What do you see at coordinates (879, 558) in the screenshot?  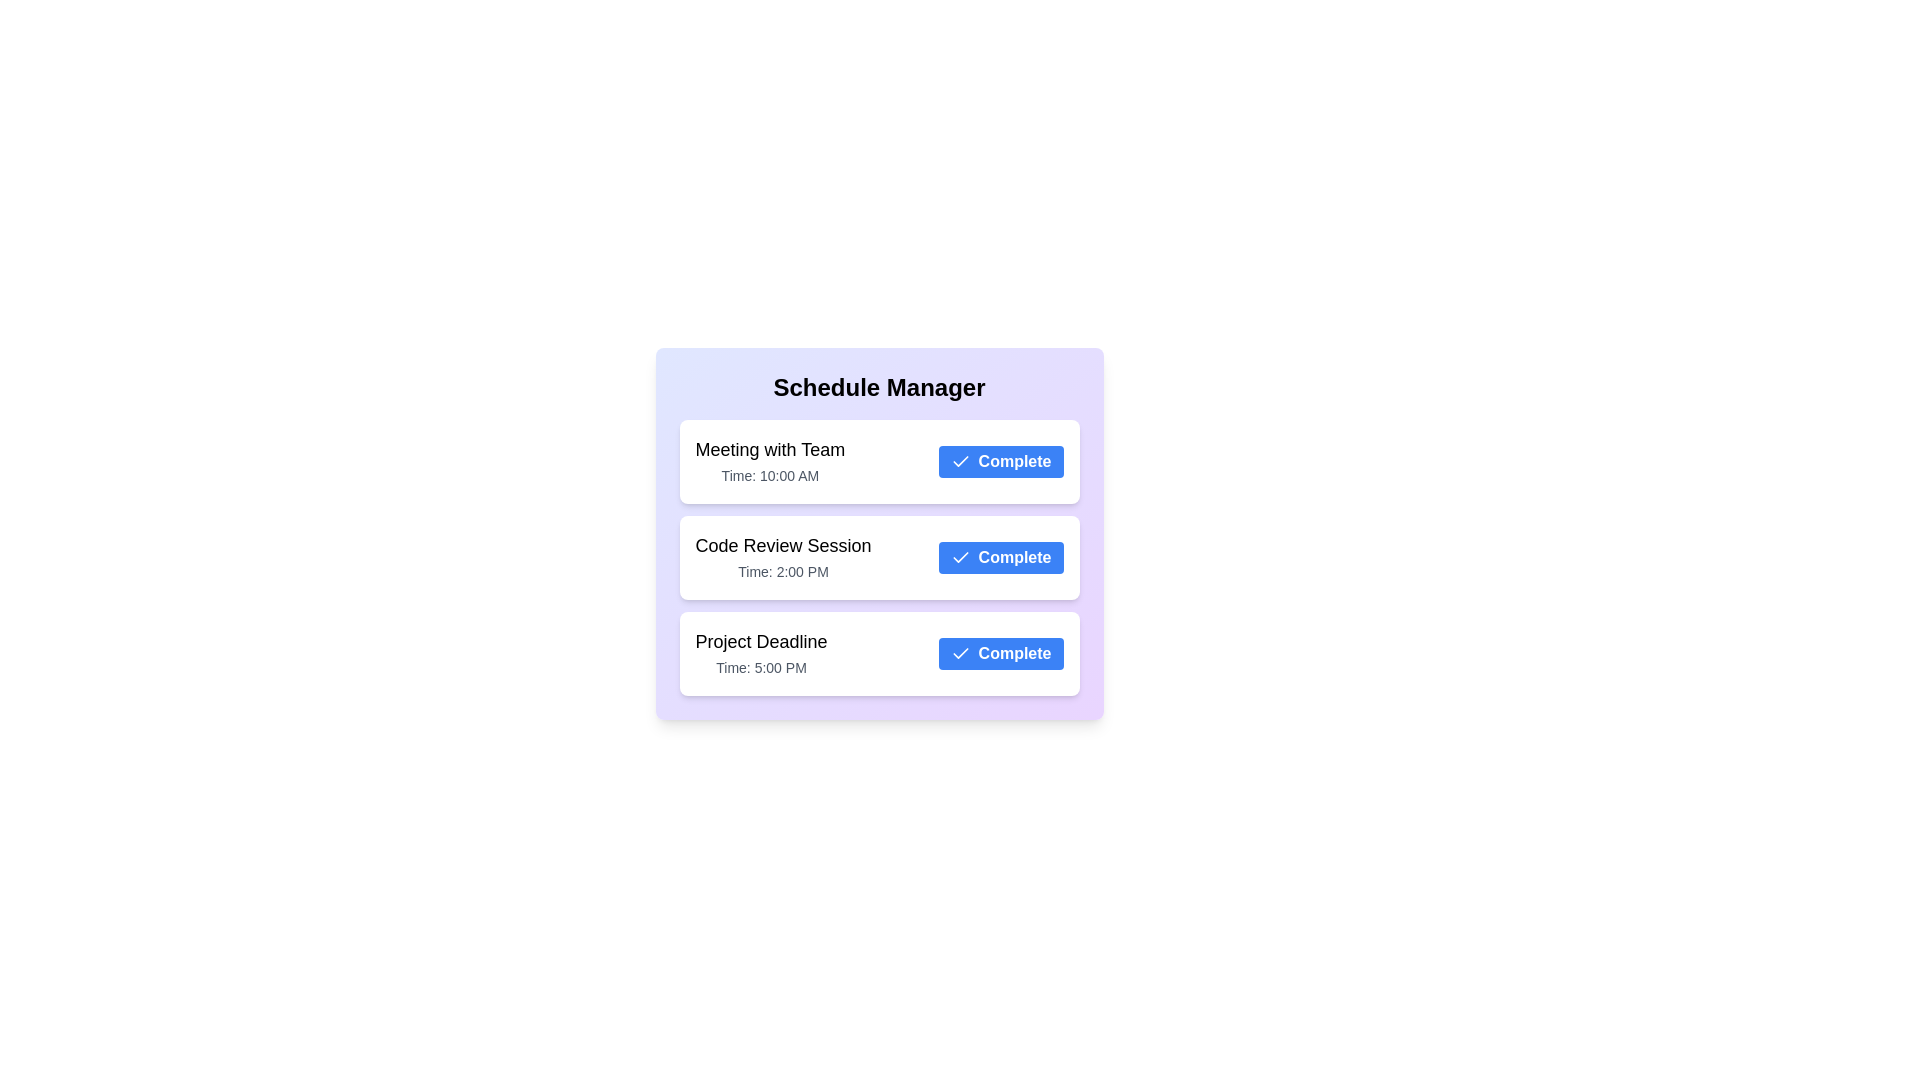 I see `the task item Code Review Session in the ScheduleManager component` at bounding box center [879, 558].